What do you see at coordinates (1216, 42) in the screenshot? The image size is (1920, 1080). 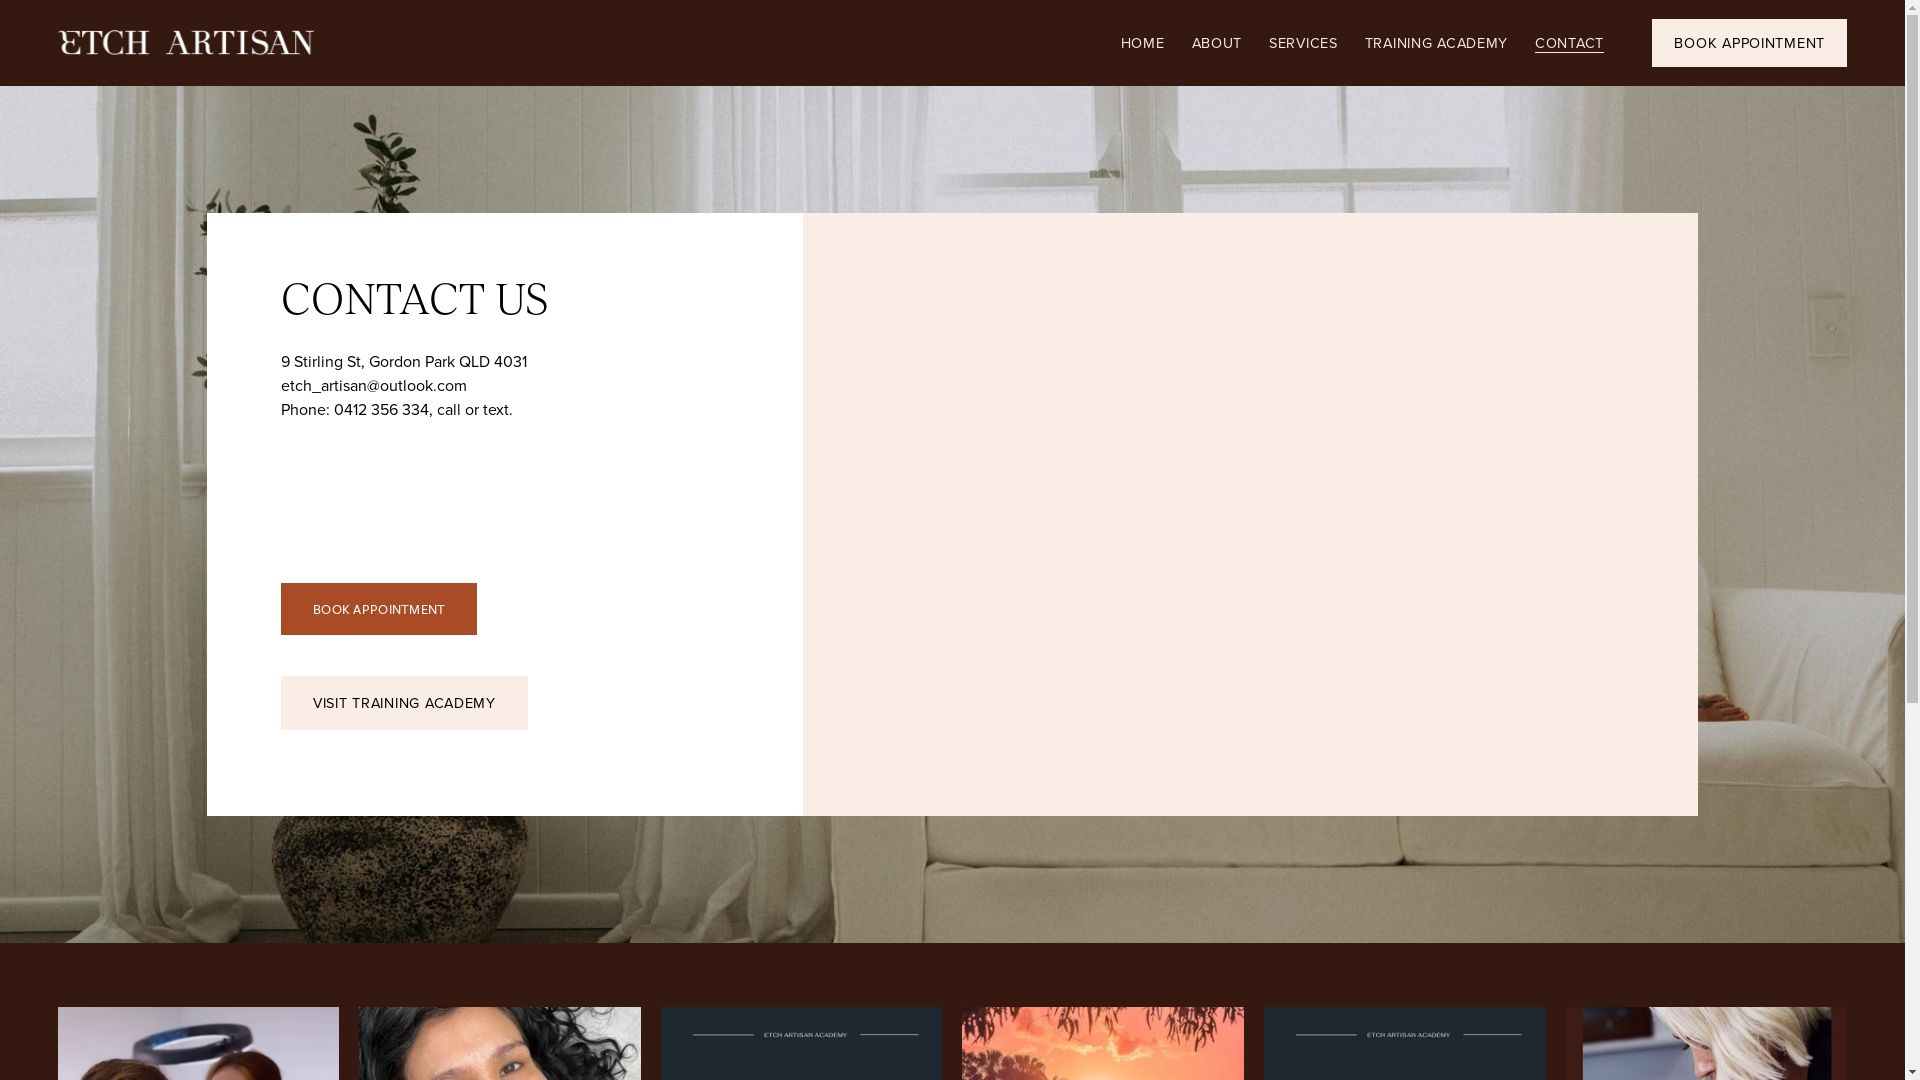 I see `'ABOUT'` at bounding box center [1216, 42].